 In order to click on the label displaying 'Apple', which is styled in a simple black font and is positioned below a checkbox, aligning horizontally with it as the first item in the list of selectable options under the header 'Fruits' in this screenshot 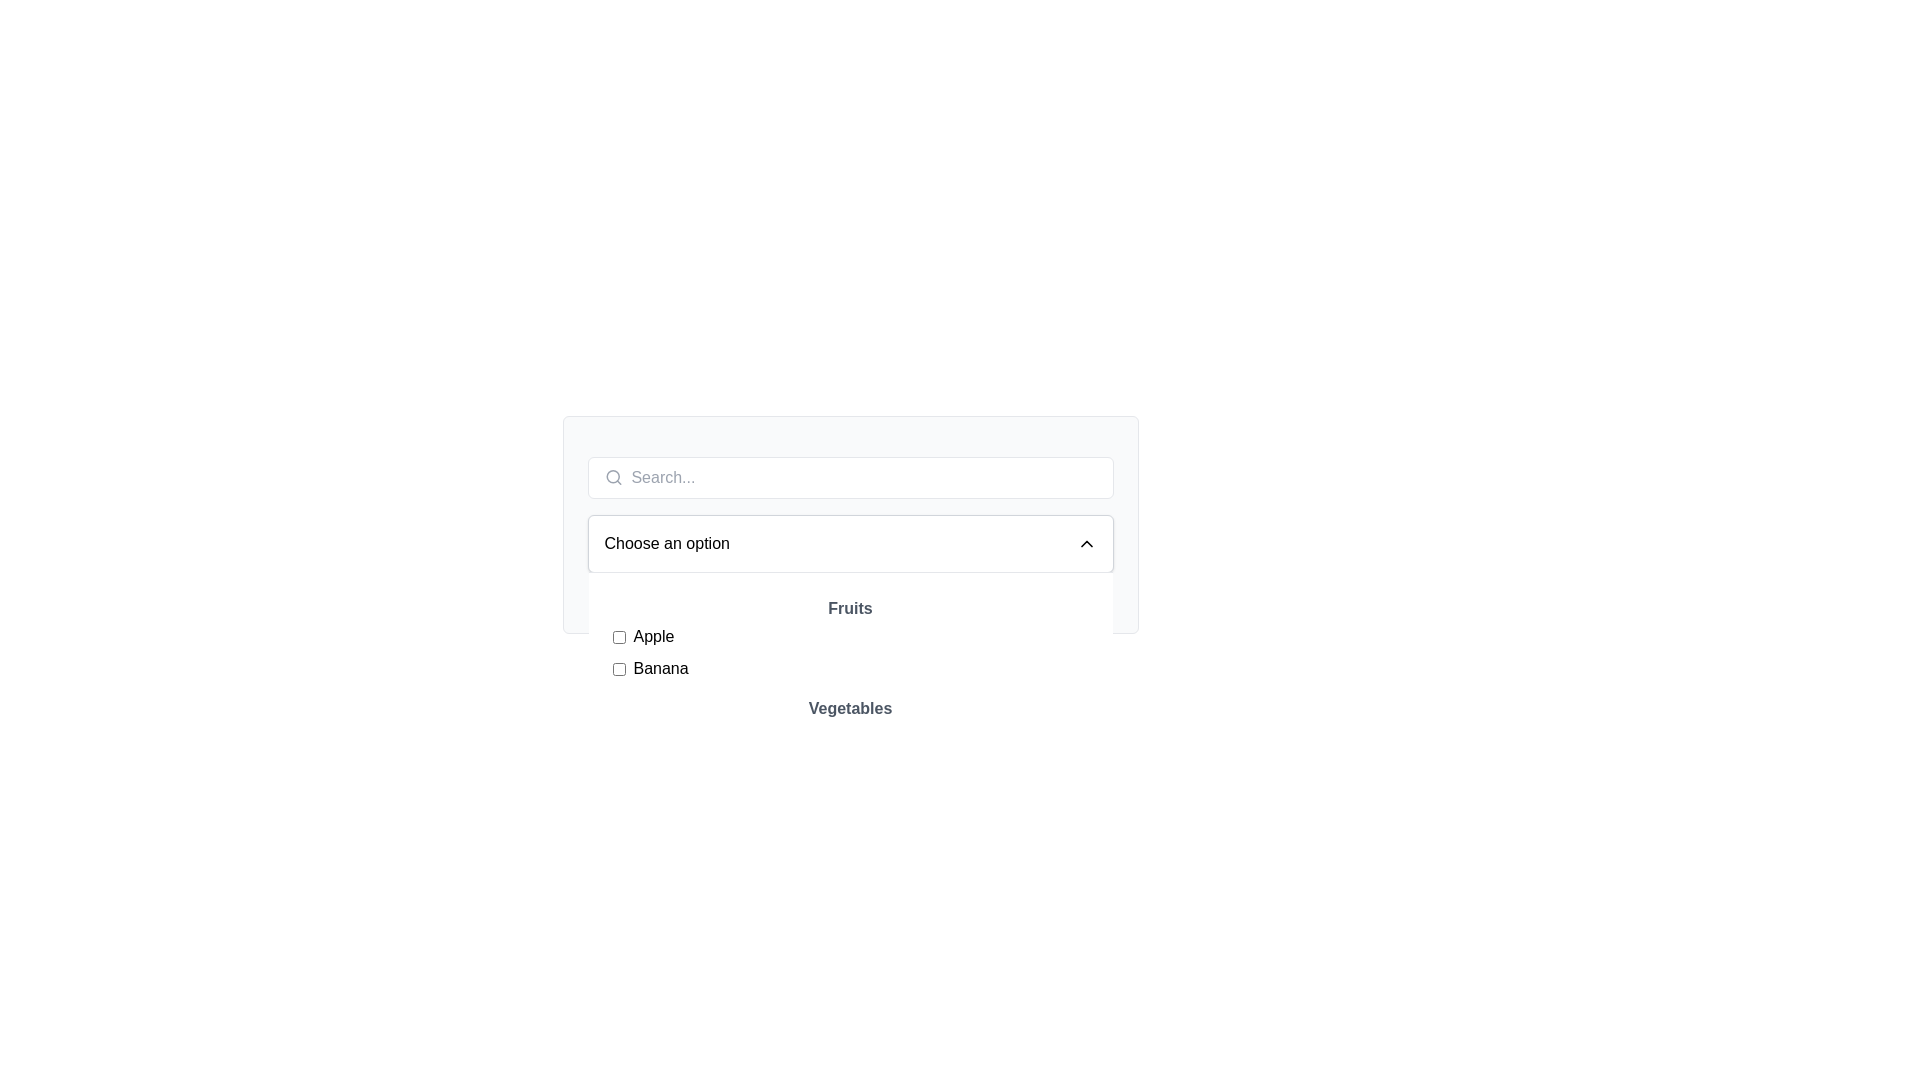, I will do `click(653, 636)`.